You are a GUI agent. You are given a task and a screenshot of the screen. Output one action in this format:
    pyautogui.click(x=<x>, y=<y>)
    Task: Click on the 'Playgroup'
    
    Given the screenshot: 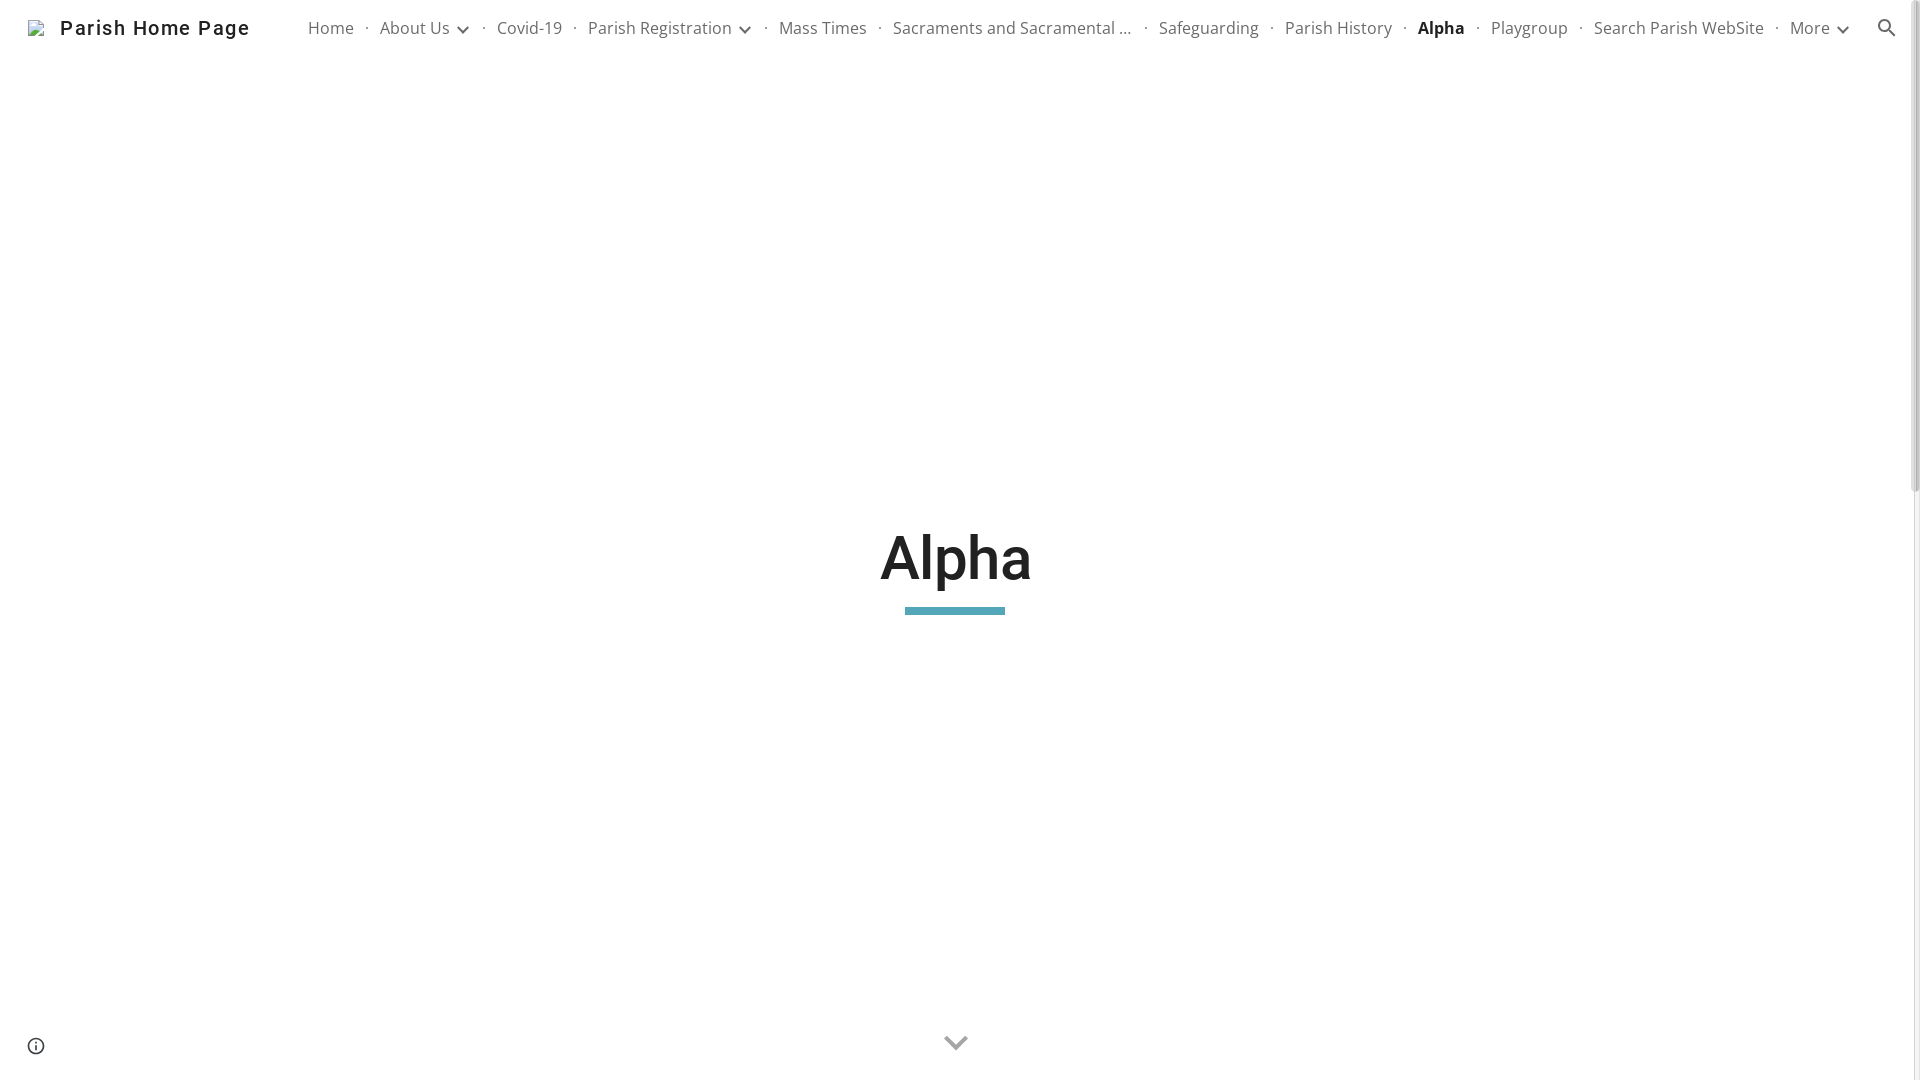 What is the action you would take?
    pyautogui.click(x=1528, y=27)
    